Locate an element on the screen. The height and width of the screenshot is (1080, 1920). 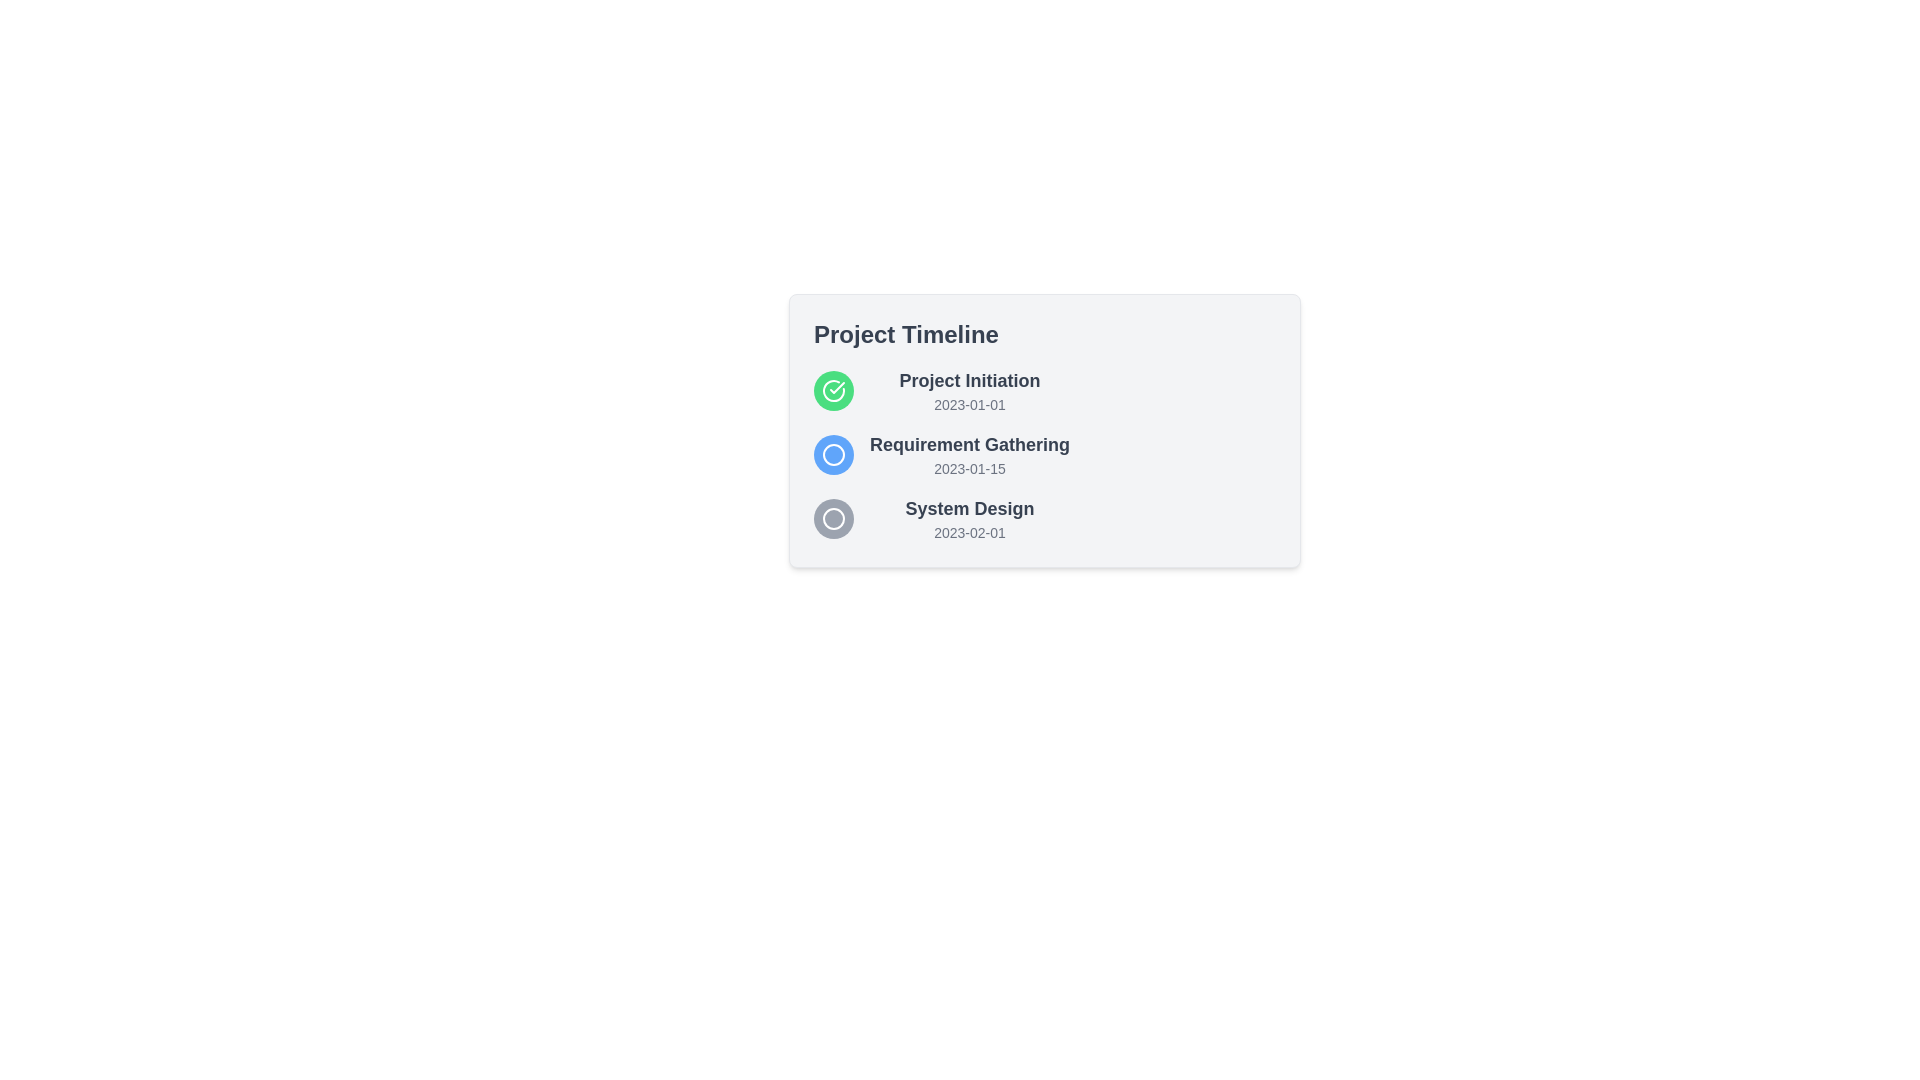
the visual indicator icon representing the 'Requirement Gathering' stage in the Project Timeline, located to the left of the text item 'Requirement Gathering' adjacent to the date '2023-01-15' is located at coordinates (834, 455).